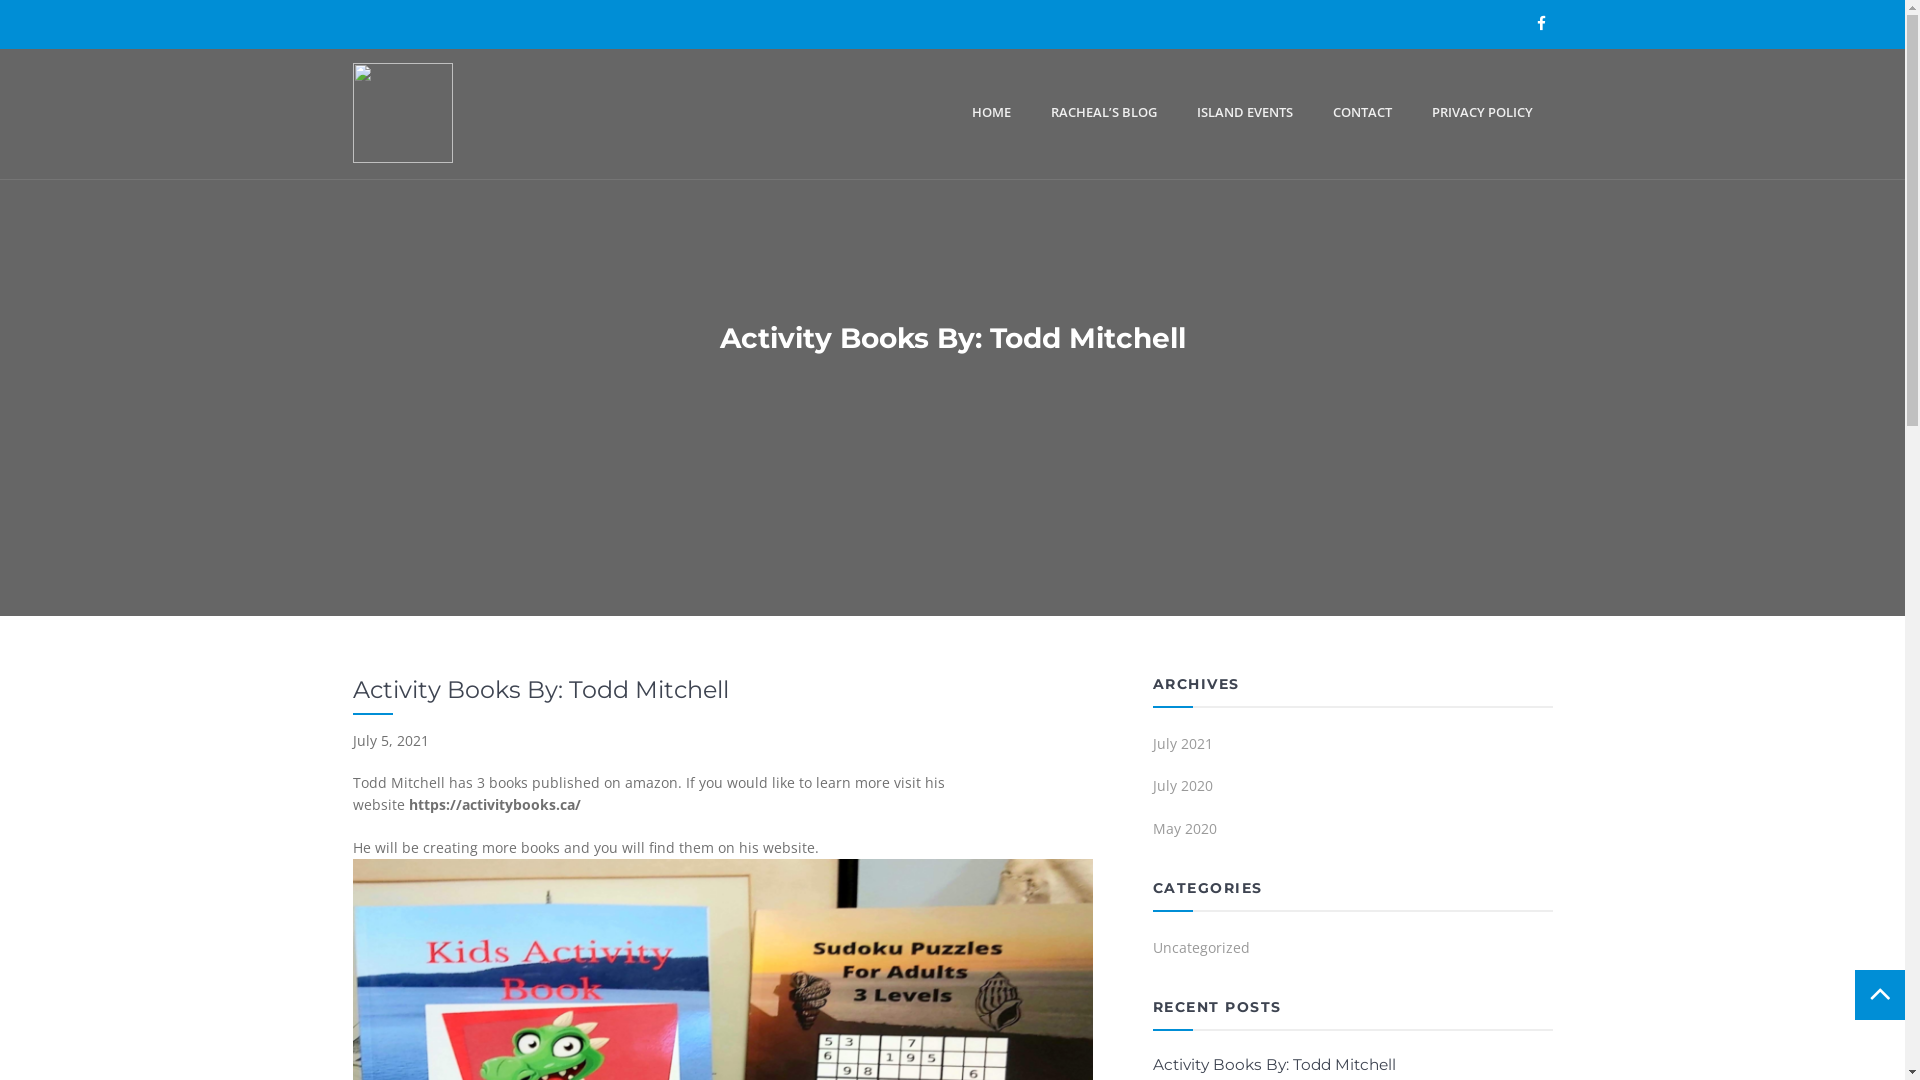 This screenshot has height=1080, width=1920. What do you see at coordinates (1152, 833) in the screenshot?
I see `'May 2020'` at bounding box center [1152, 833].